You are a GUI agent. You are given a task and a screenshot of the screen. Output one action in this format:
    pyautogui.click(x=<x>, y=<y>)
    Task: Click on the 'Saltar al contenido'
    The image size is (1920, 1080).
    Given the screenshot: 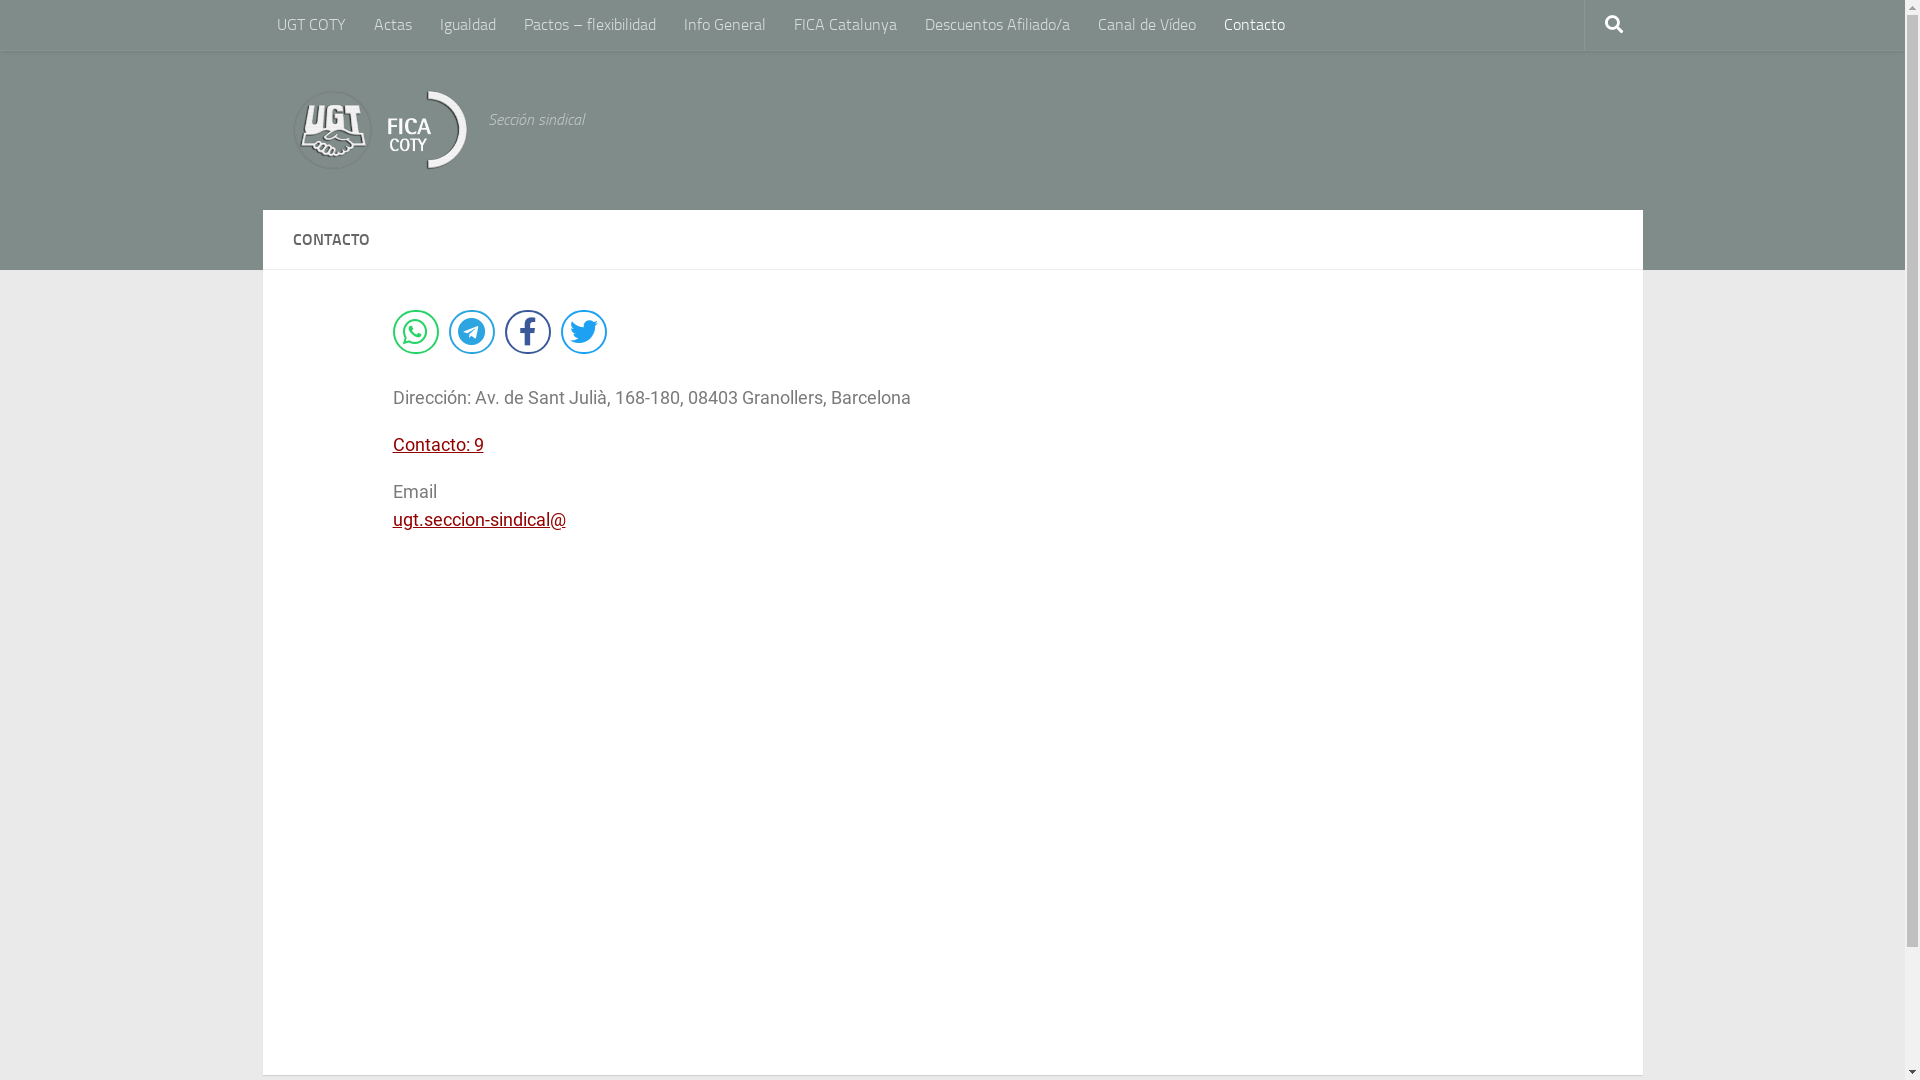 What is the action you would take?
    pyautogui.click(x=90, y=27)
    